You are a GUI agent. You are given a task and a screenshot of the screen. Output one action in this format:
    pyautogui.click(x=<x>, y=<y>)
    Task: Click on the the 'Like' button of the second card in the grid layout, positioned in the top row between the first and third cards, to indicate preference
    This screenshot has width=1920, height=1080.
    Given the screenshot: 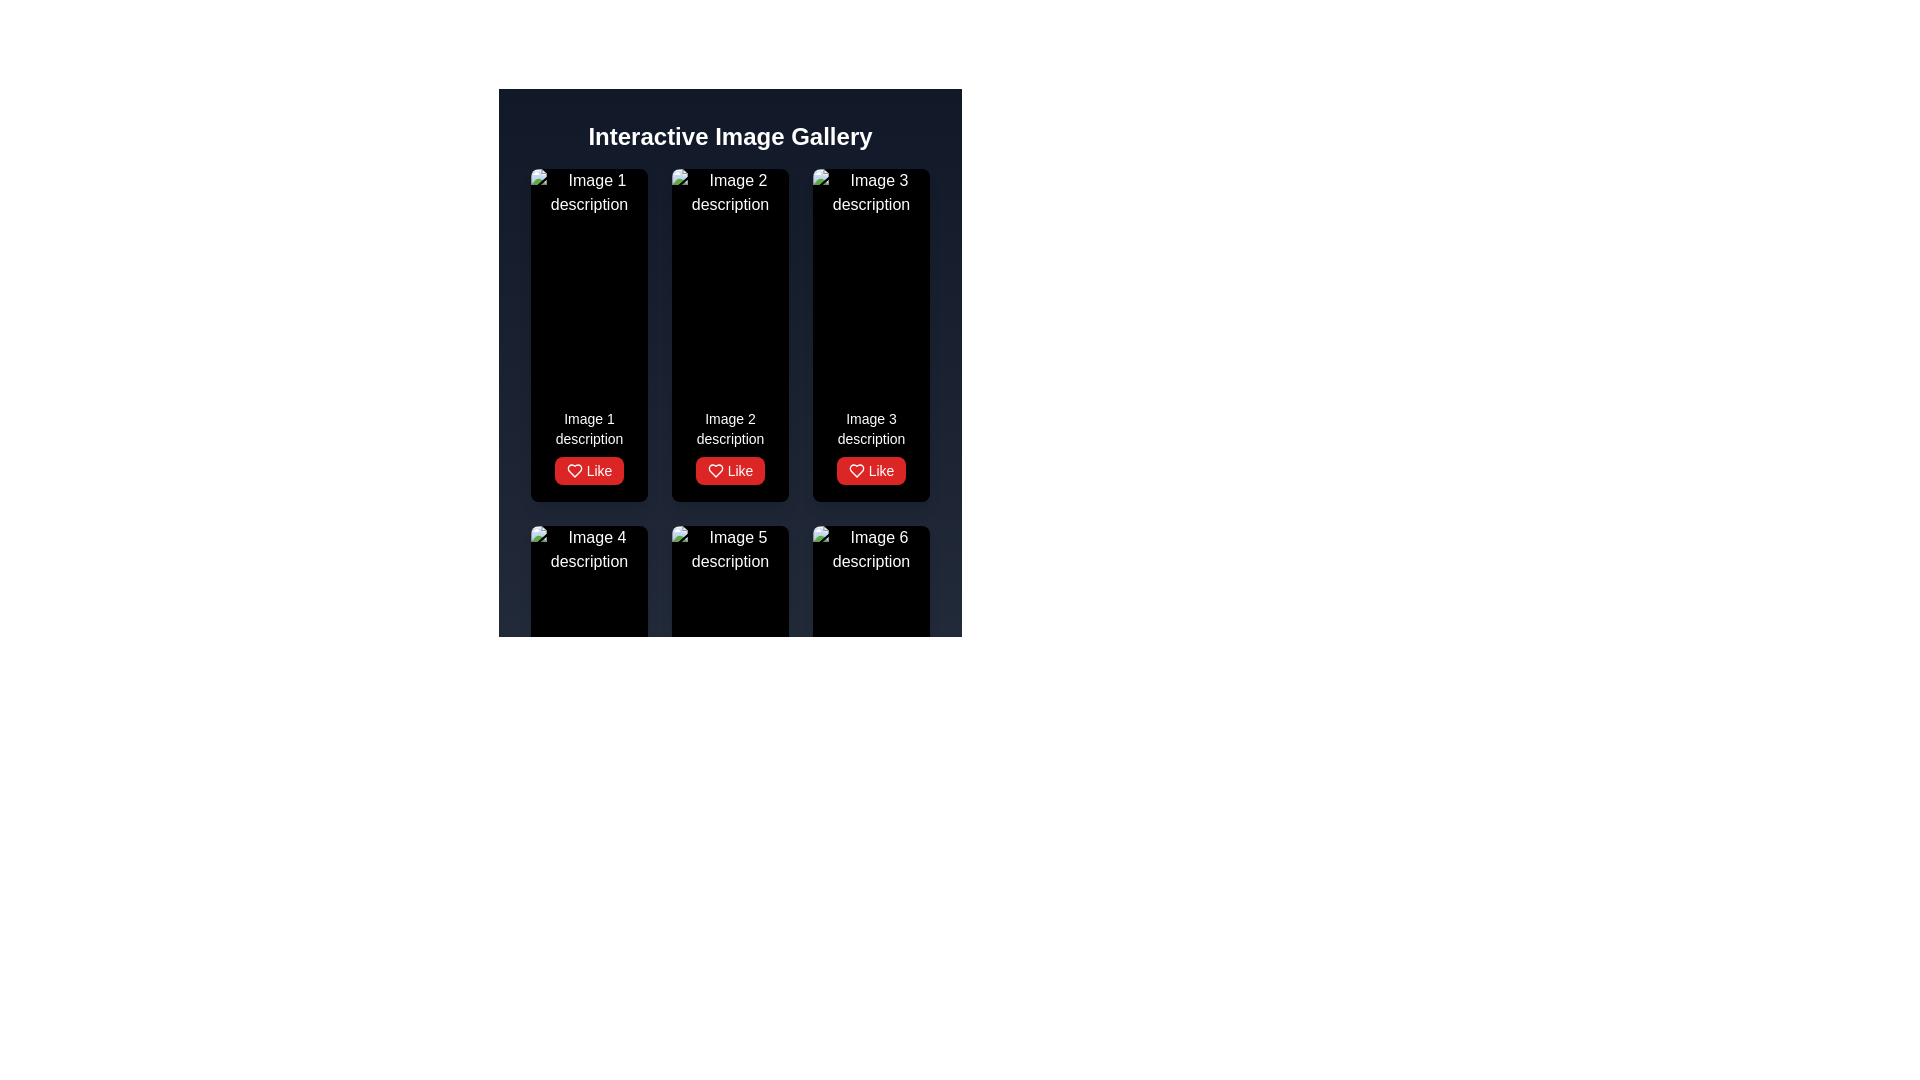 What is the action you would take?
    pyautogui.click(x=729, y=334)
    